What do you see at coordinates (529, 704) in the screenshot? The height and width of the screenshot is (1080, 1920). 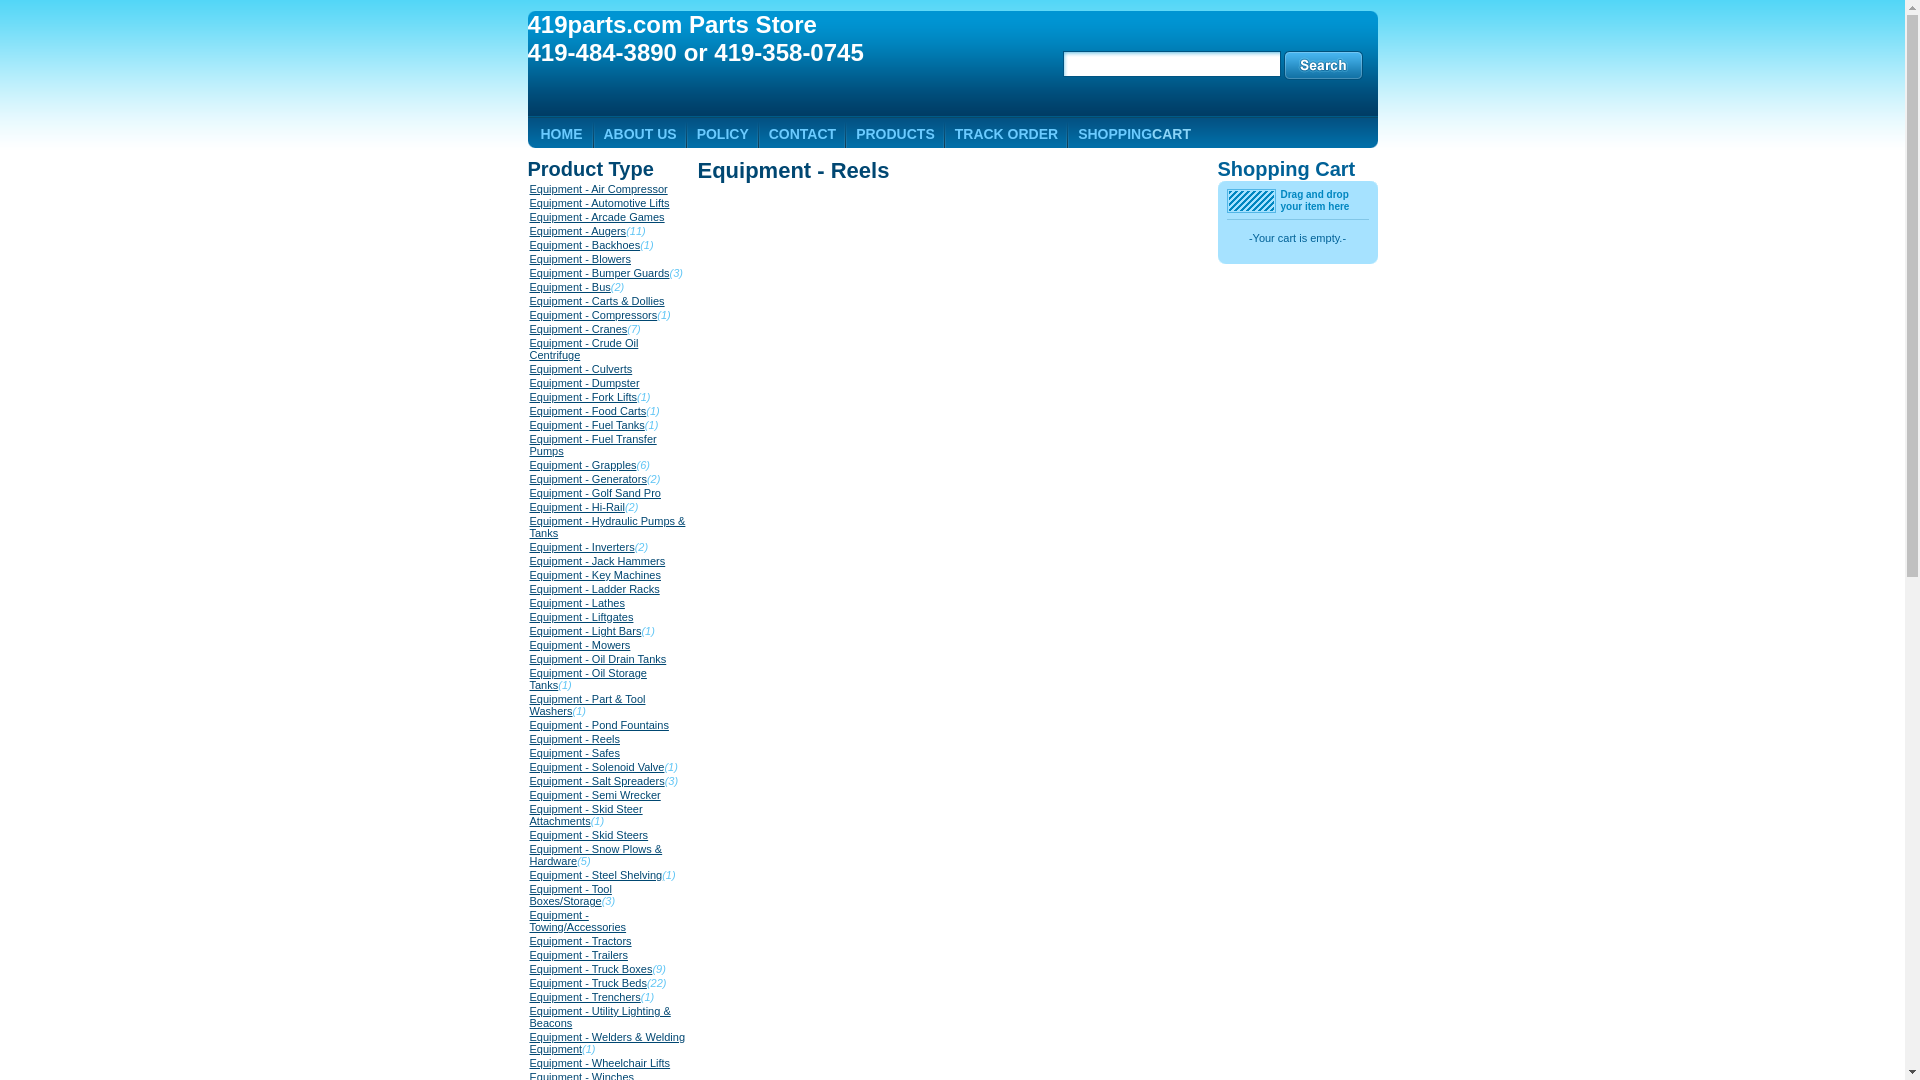 I see `'Equipment - Part & Tool Washers'` at bounding box center [529, 704].